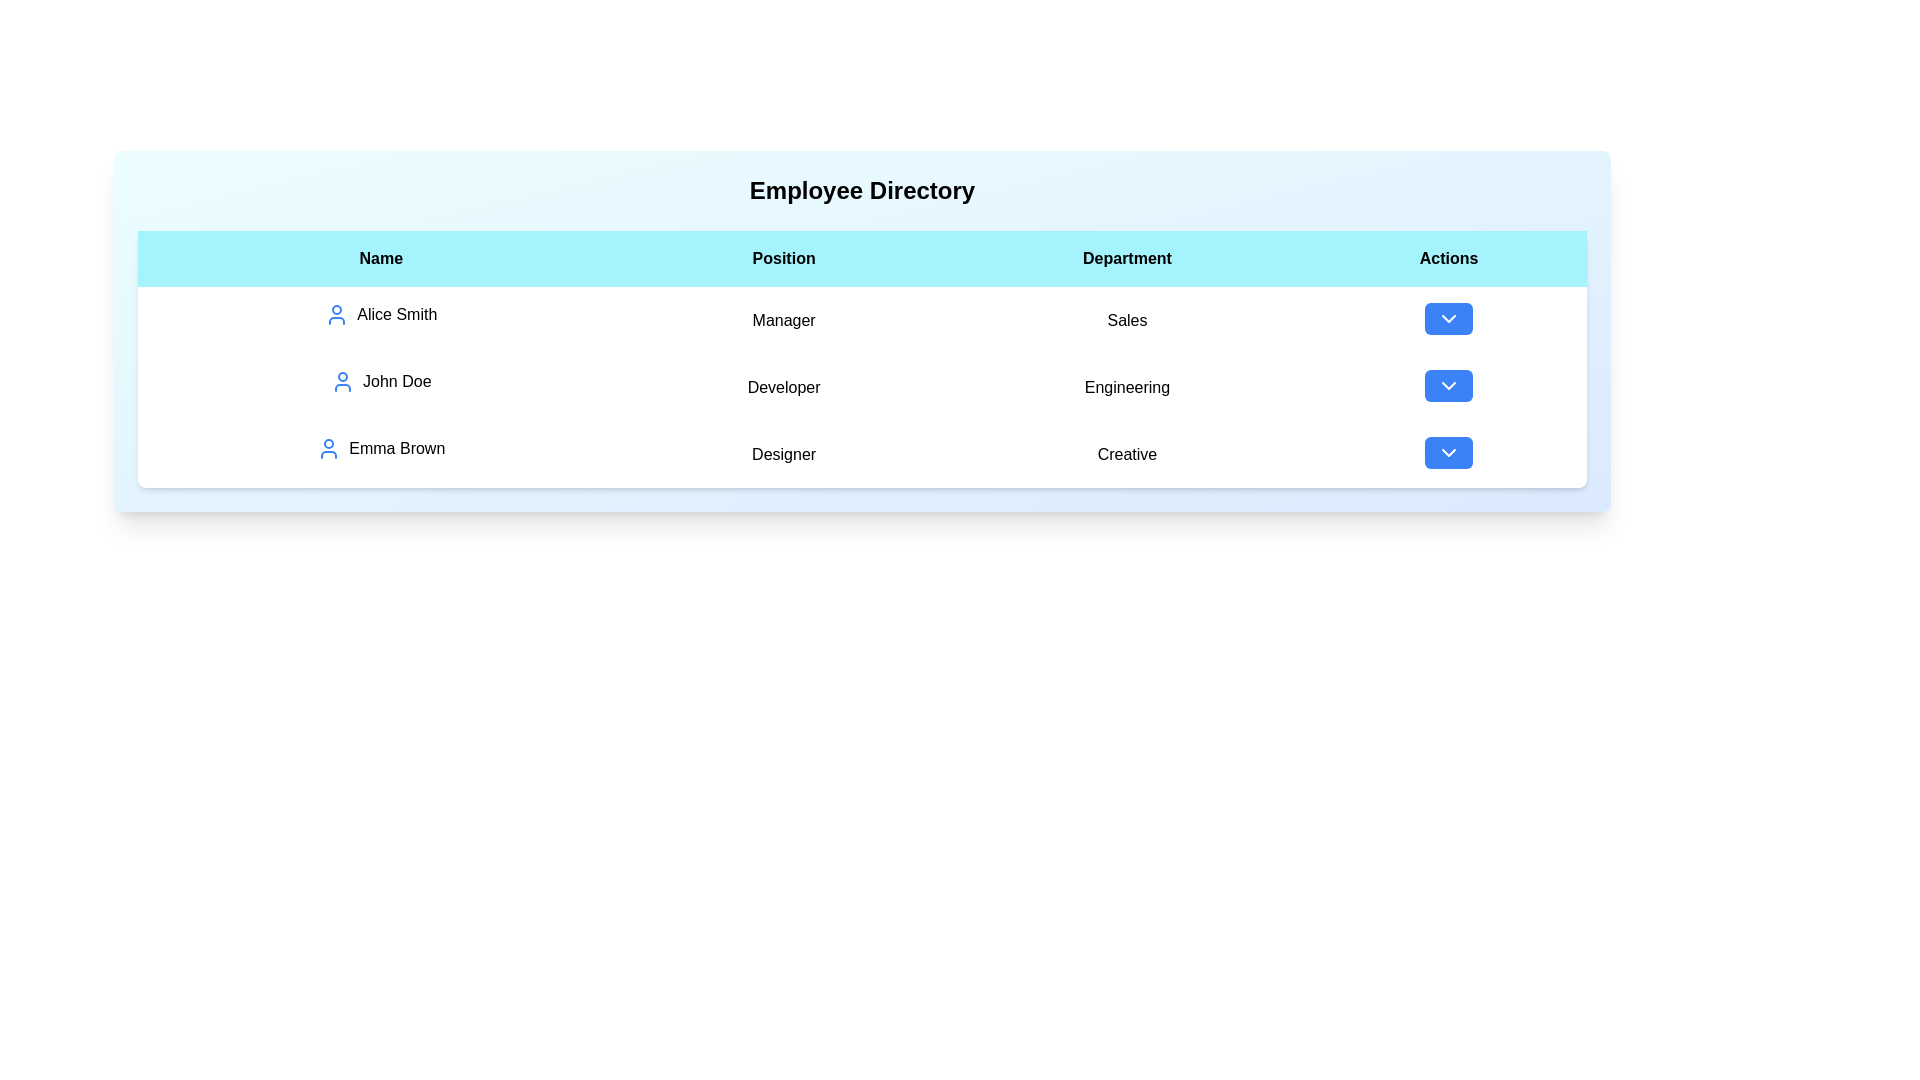 This screenshot has width=1920, height=1080. Describe the element at coordinates (862, 387) in the screenshot. I see `the table row displaying information for 'John Doe', which includes the position 'Developer' and department 'Engineering'. This row is located between the rows for 'Alice Smith' and 'Emma Brown'` at that location.